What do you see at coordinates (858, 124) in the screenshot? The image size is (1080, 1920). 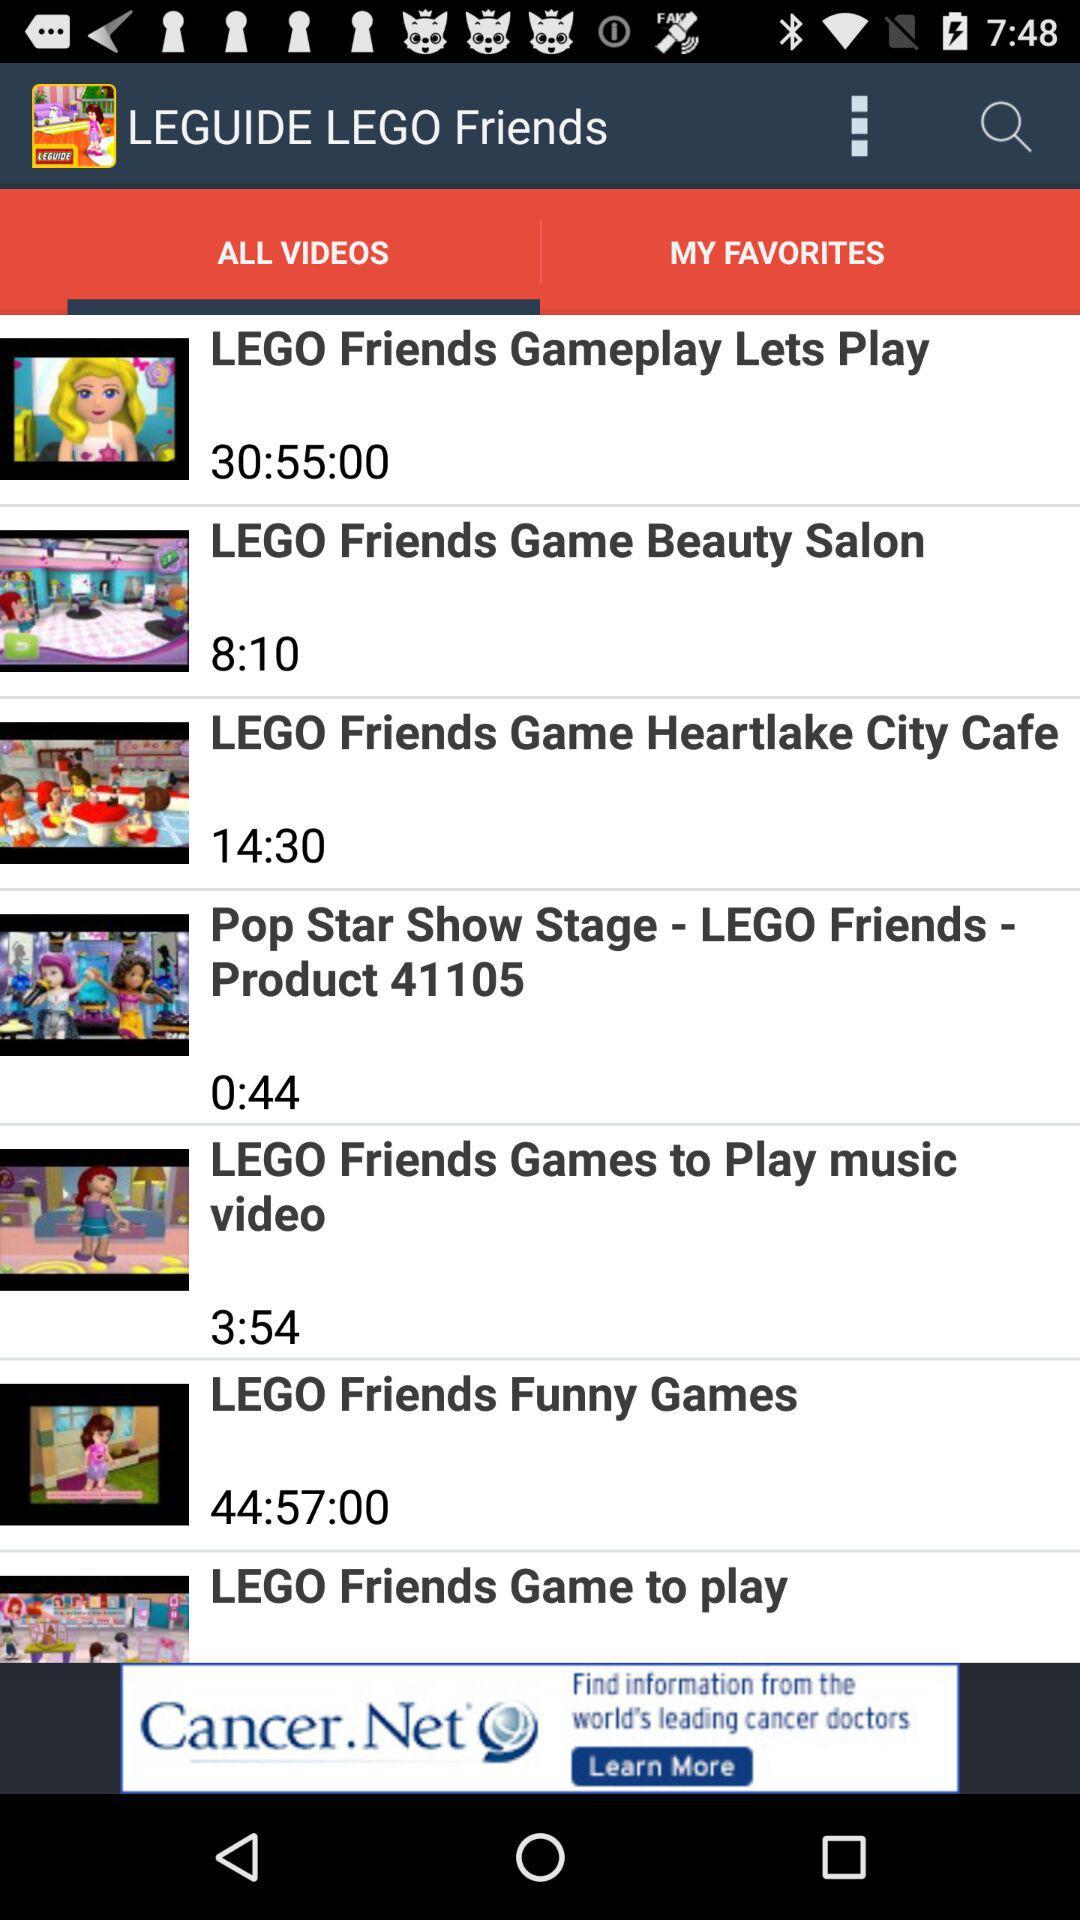 I see `all options` at bounding box center [858, 124].